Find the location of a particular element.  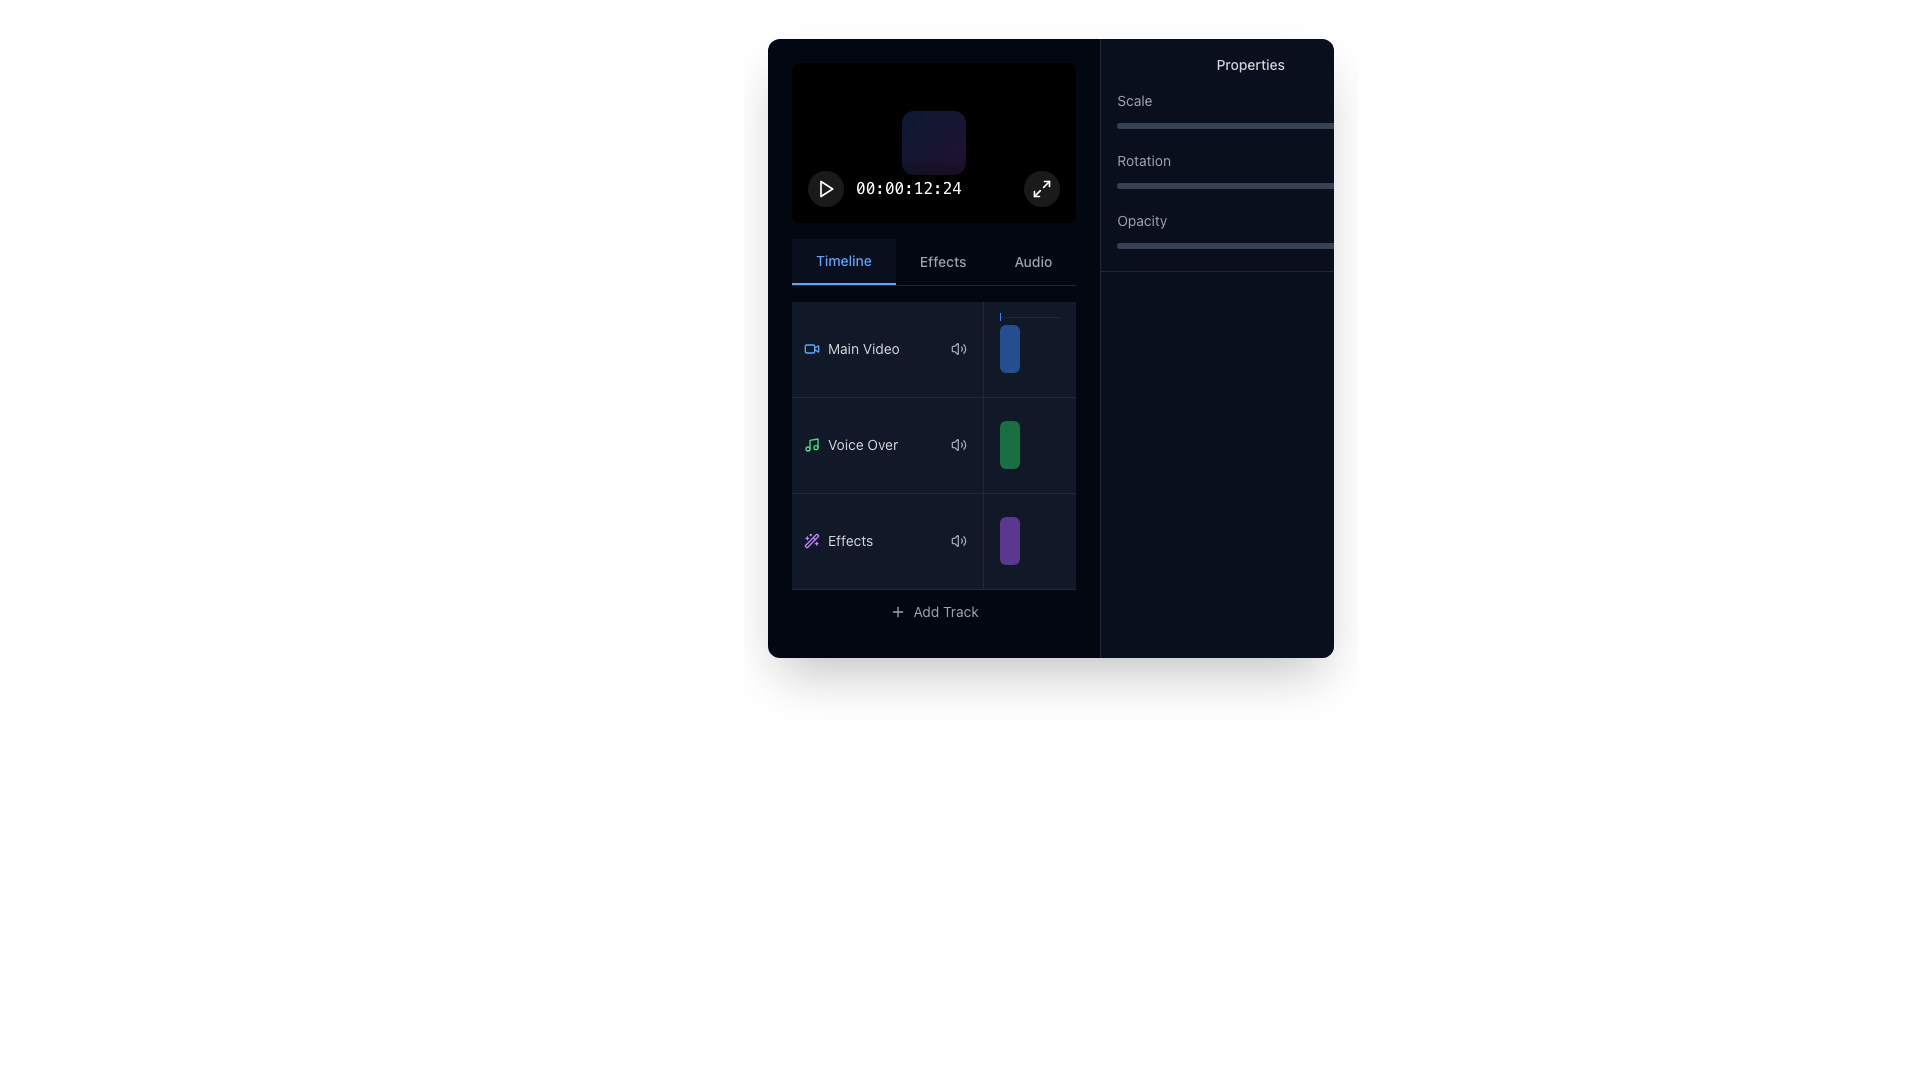

the visual handle located in the second row labeled 'Voice Over' in the timeline panel, aligned on the far right is located at coordinates (1010, 444).